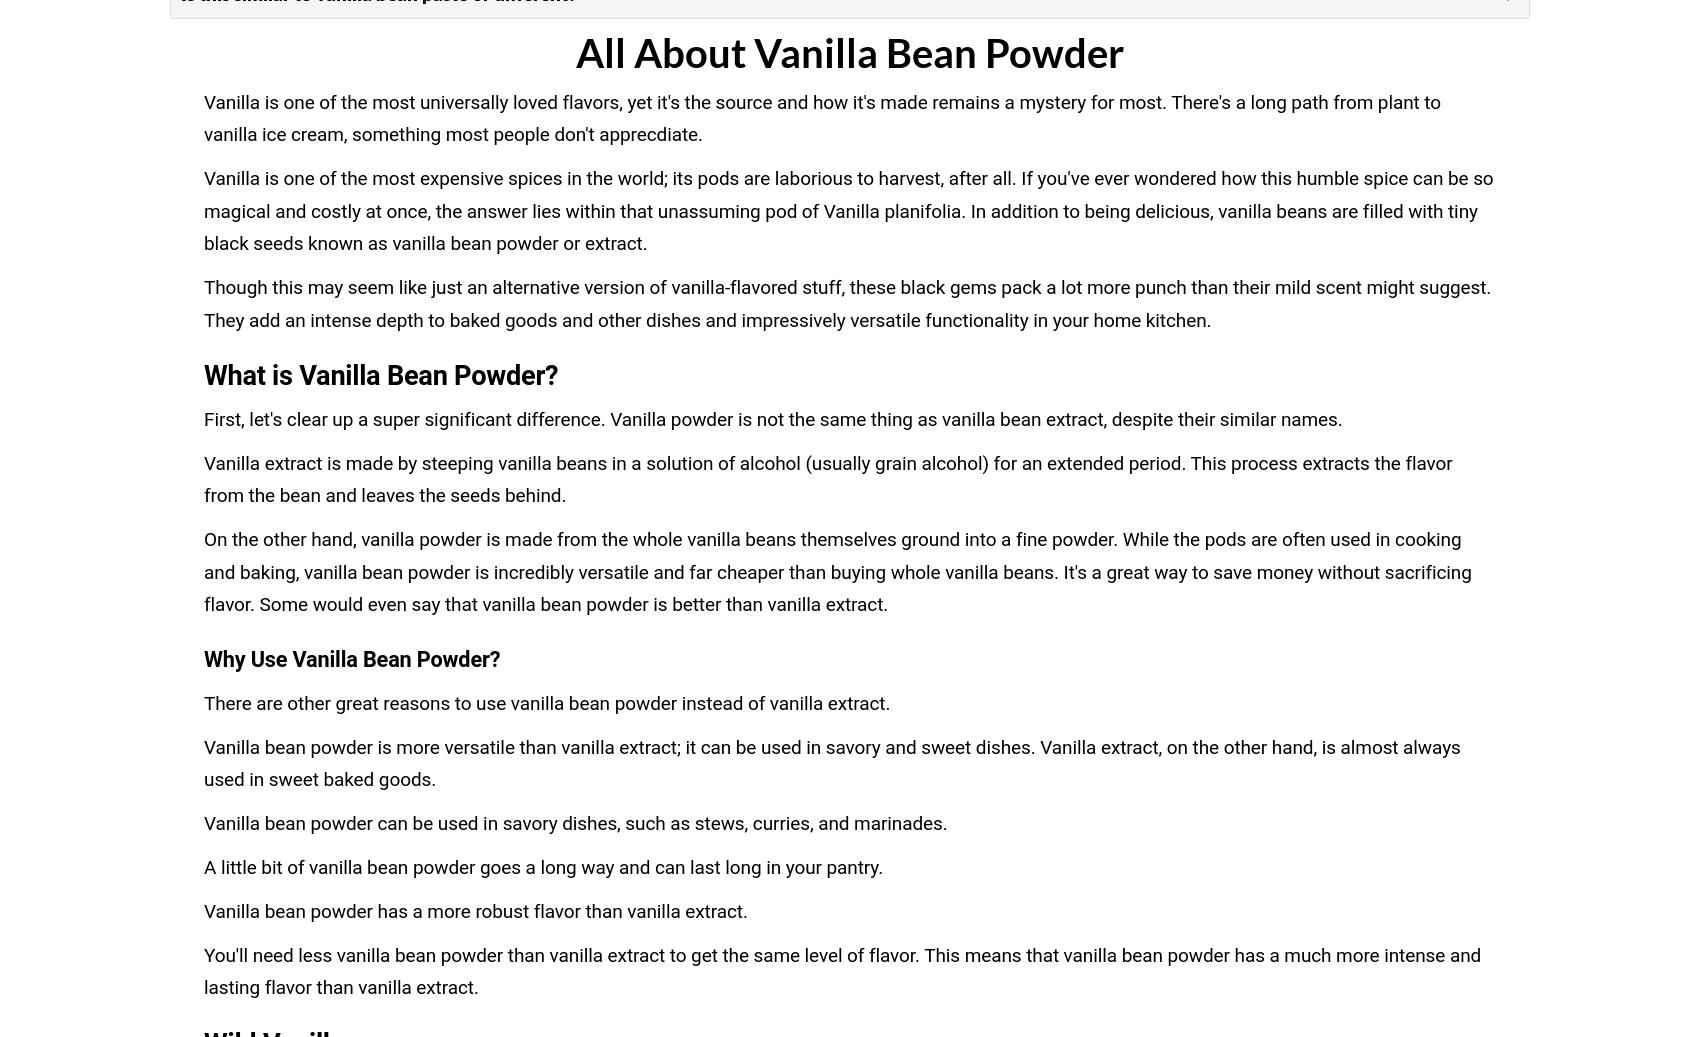  What do you see at coordinates (821, 117) in the screenshot?
I see `'Vanilla is one of the most universally loved flavors, yet it's the source and how it's made remains a mystery for most. There's a long path from plant to vanilla ice cream, something most people don't apprecdiate.'` at bounding box center [821, 117].